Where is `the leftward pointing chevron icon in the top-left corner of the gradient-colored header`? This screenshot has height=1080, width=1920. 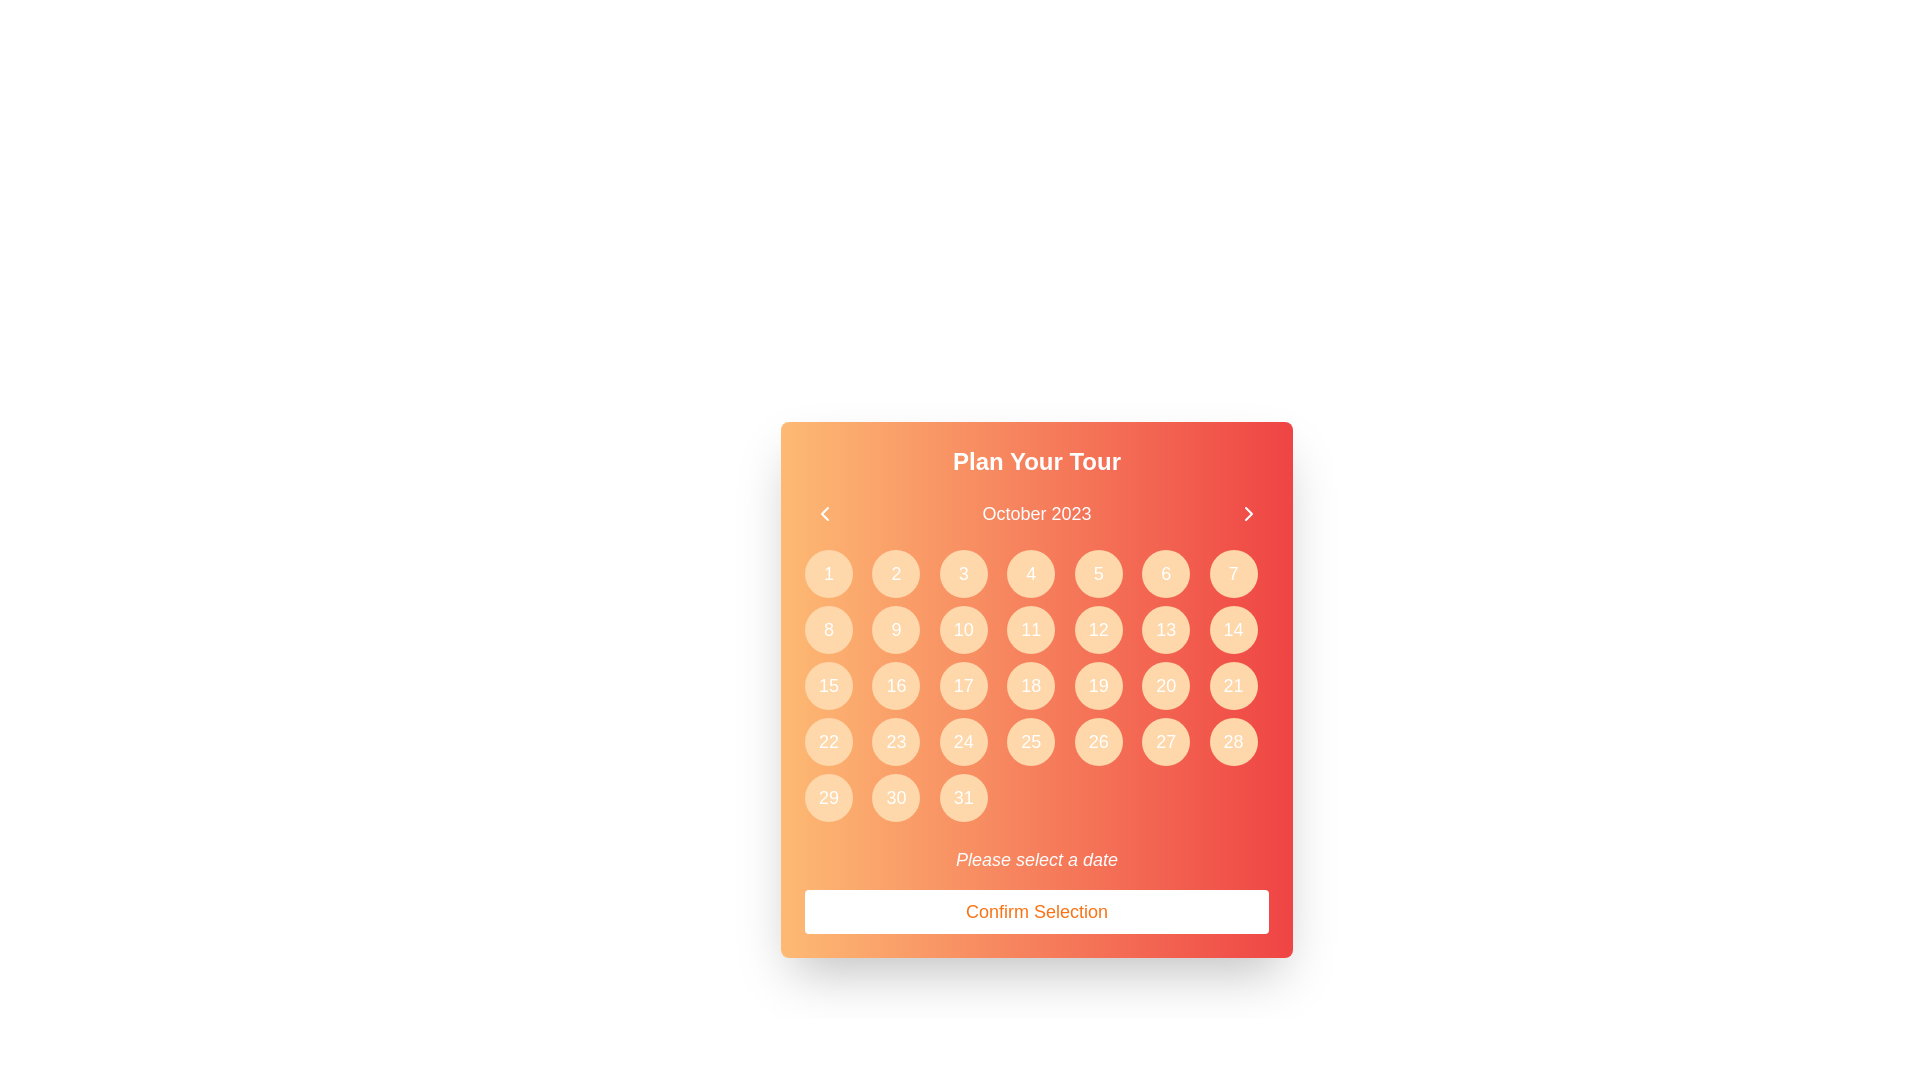
the leftward pointing chevron icon in the top-left corner of the gradient-colored header is located at coordinates (825, 512).